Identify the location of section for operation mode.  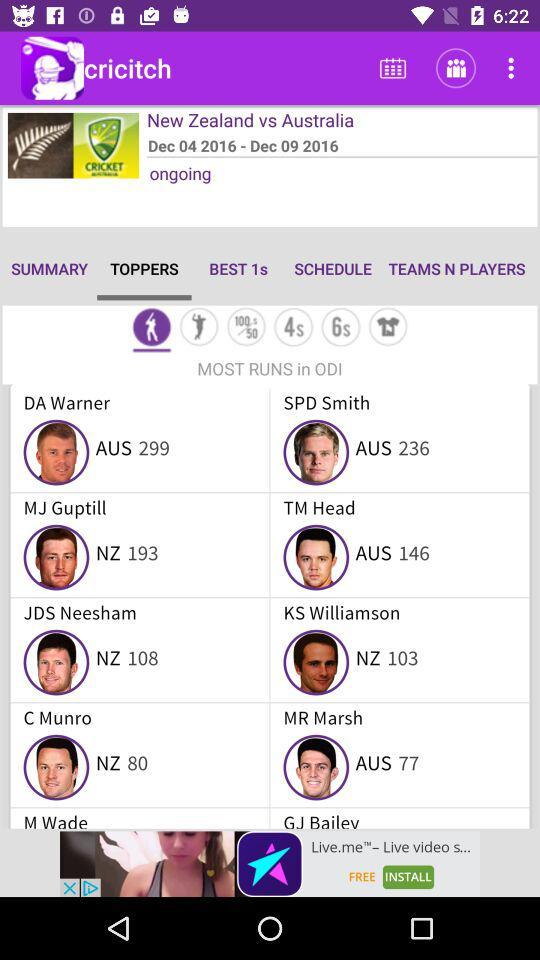
(199, 329).